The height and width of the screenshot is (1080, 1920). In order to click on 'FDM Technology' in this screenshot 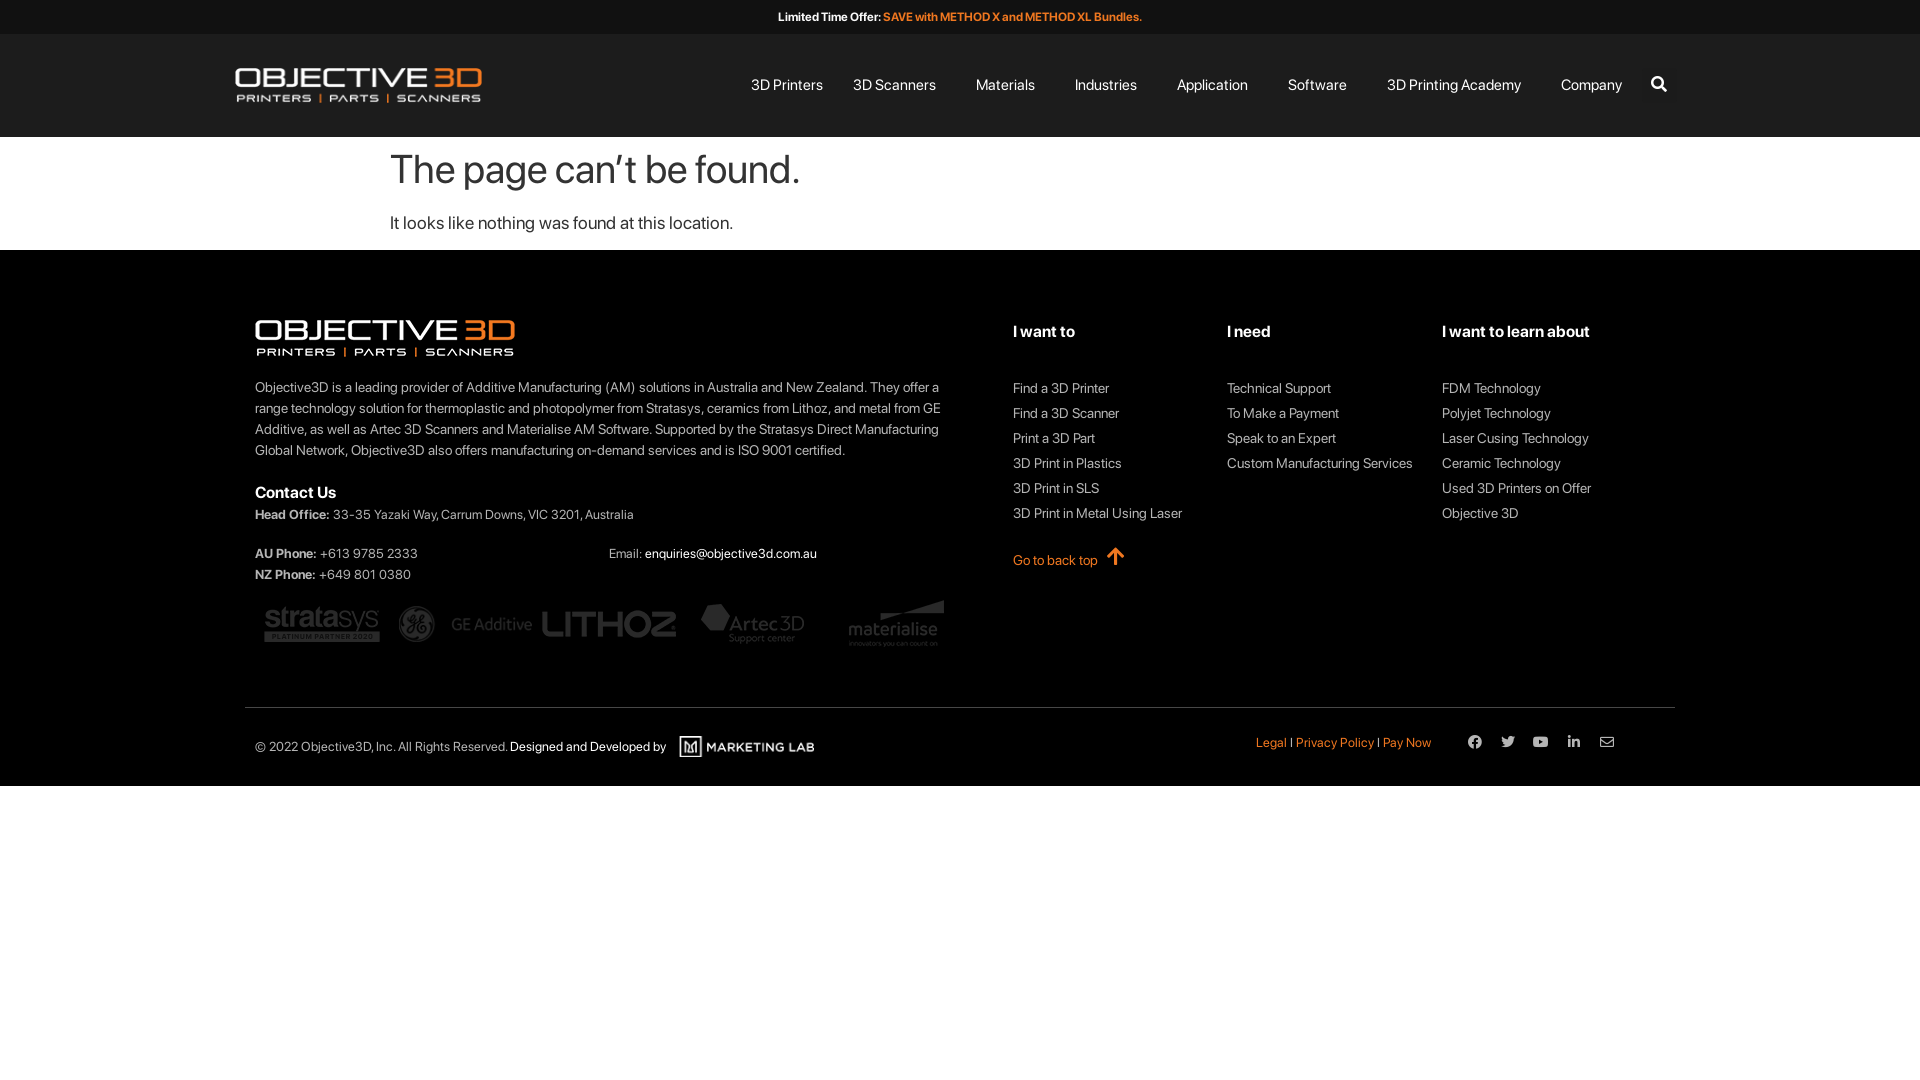, I will do `click(1441, 388)`.